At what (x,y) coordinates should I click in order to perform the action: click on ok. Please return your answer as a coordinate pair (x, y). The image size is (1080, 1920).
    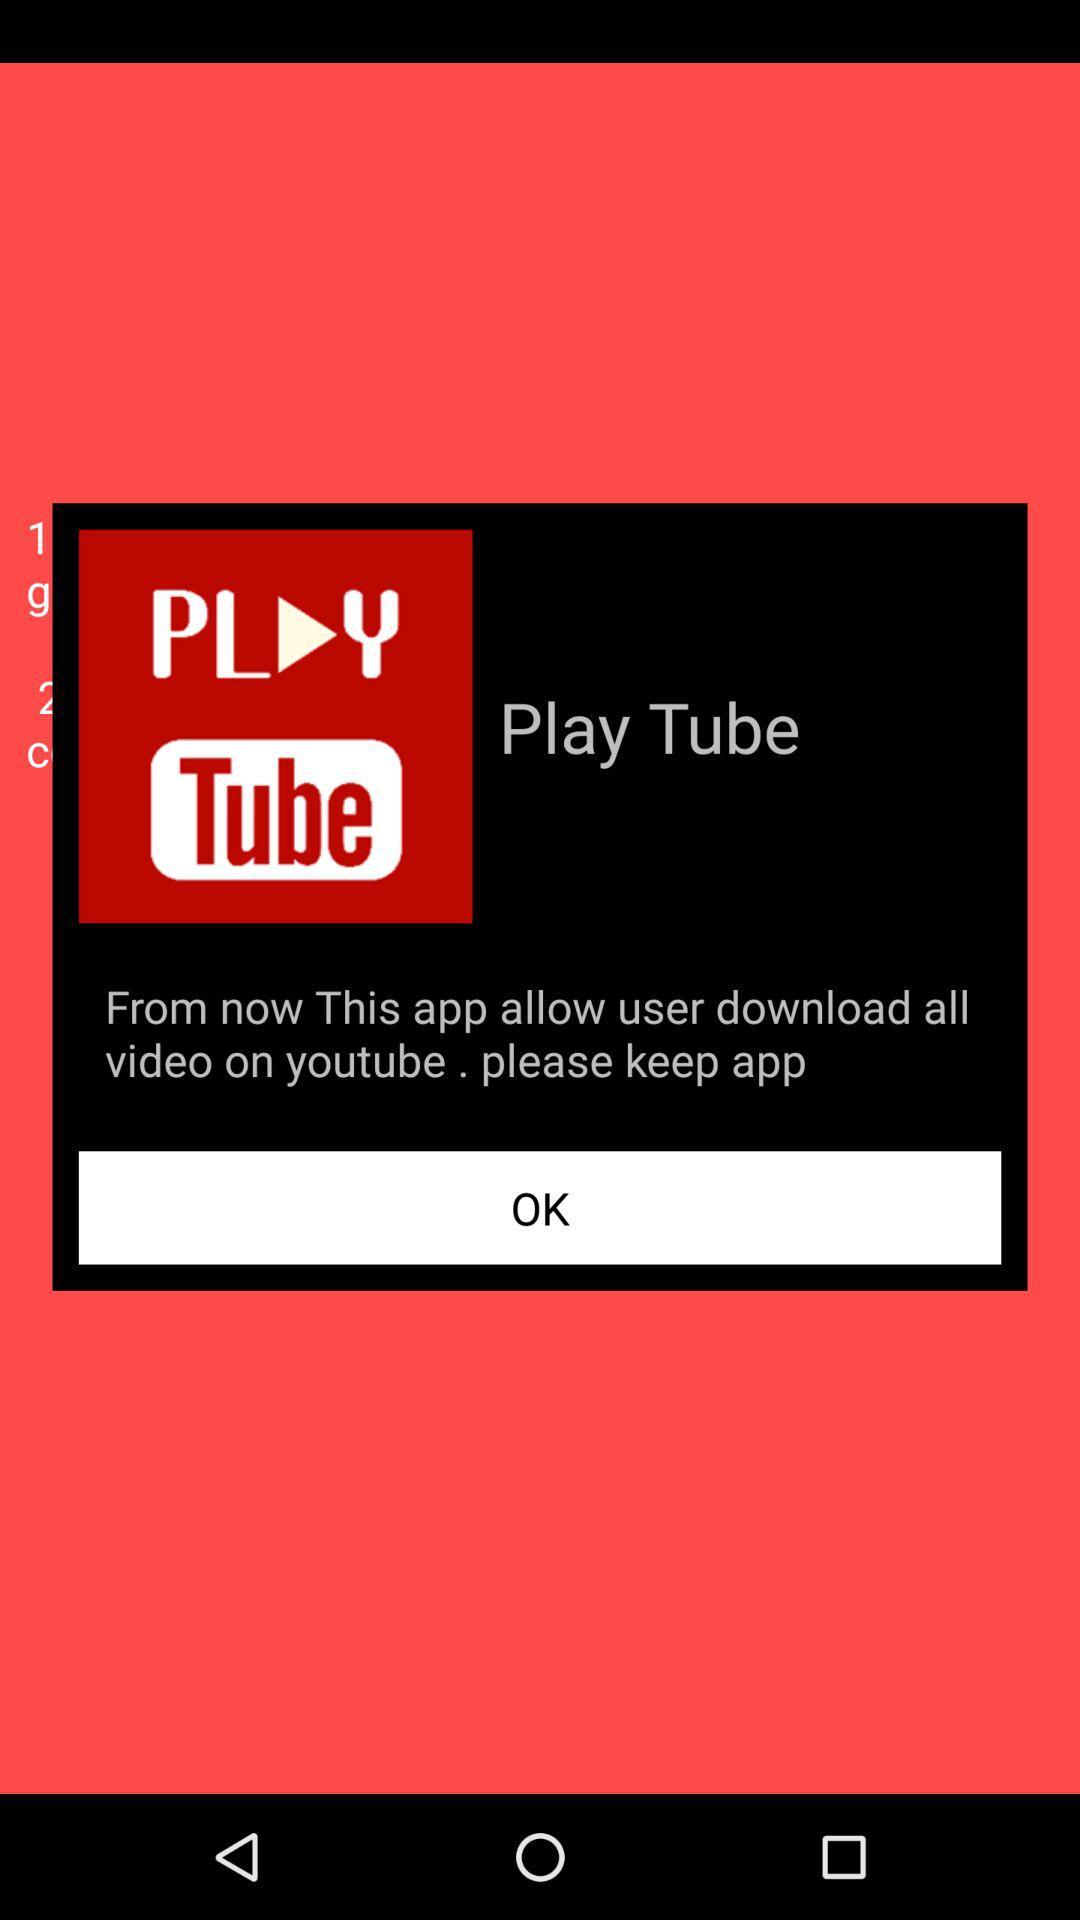
    Looking at the image, I should click on (540, 1206).